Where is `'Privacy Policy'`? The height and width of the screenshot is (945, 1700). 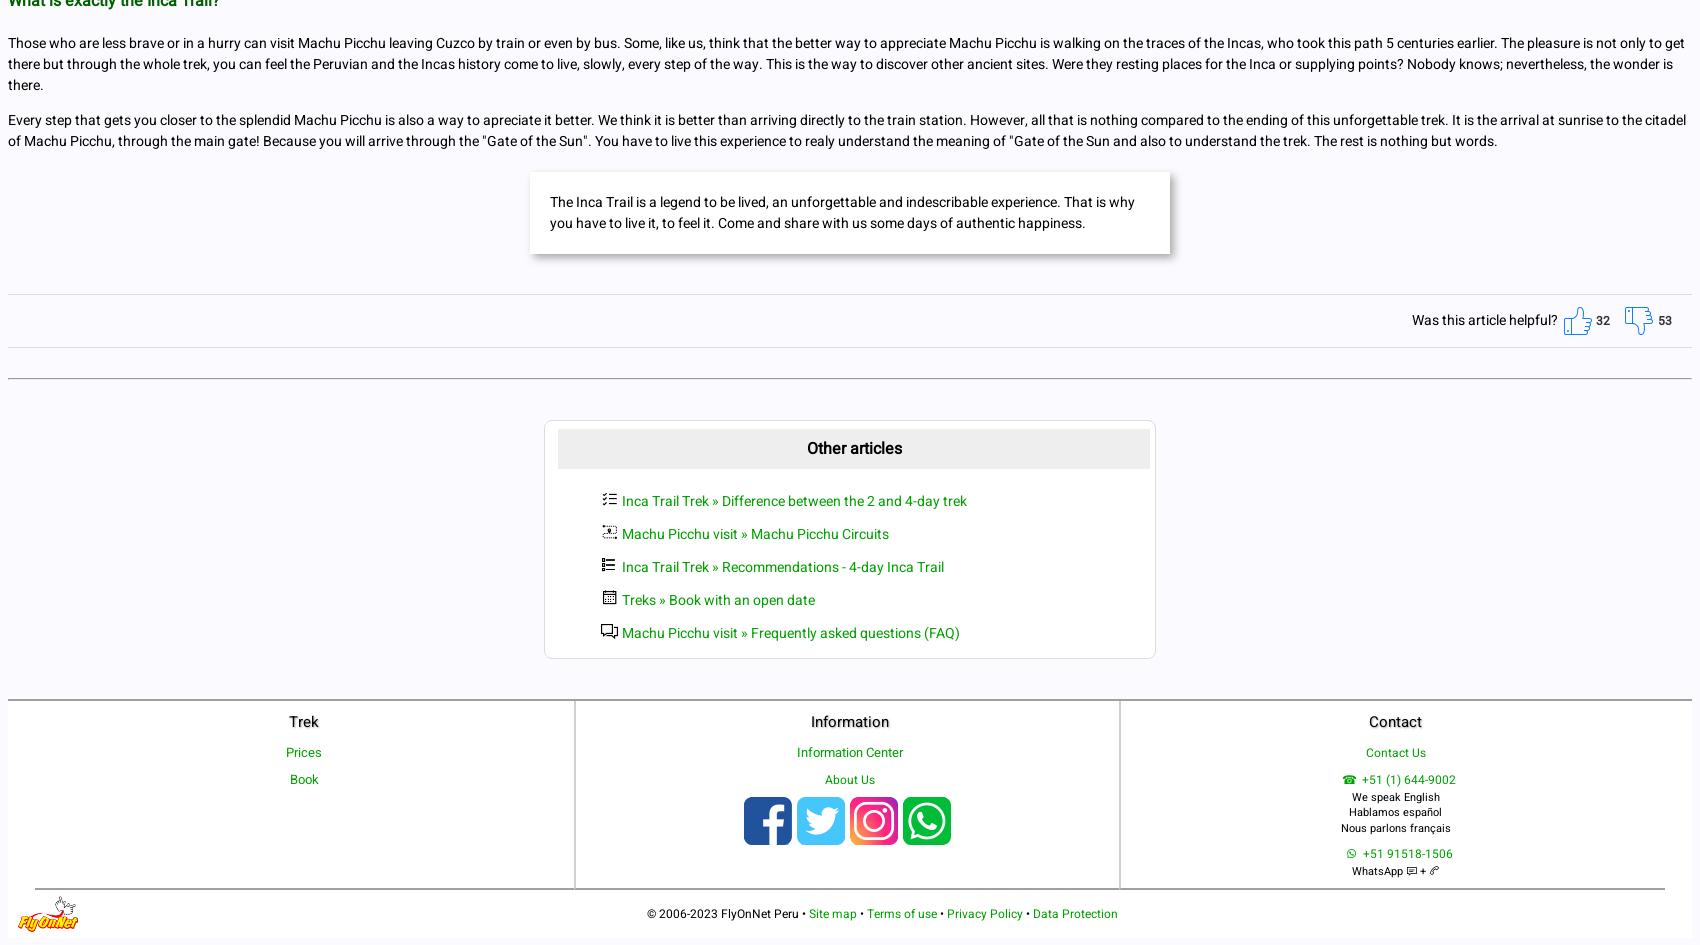
'Privacy Policy' is located at coordinates (983, 911).